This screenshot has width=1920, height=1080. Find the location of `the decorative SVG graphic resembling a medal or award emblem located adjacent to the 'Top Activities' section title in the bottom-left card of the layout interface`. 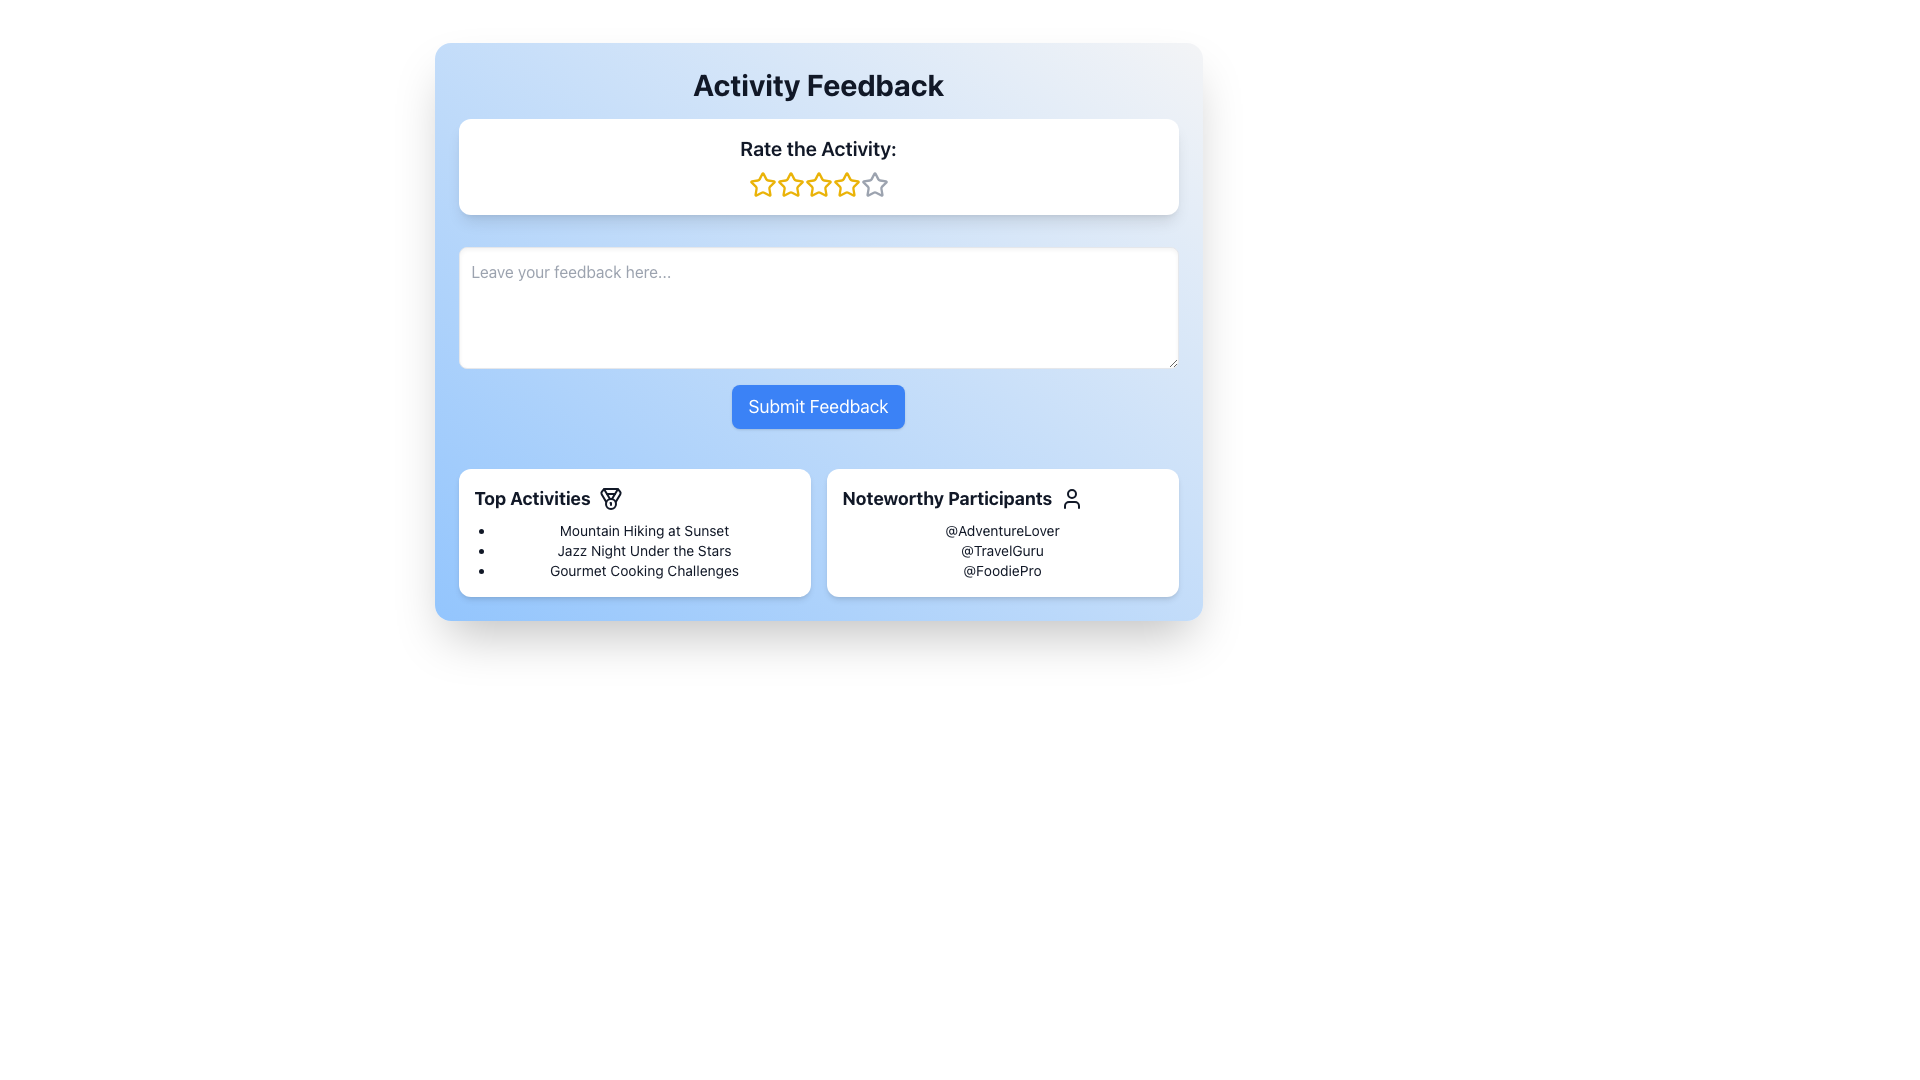

the decorative SVG graphic resembling a medal or award emblem located adjacent to the 'Top Activities' section title in the bottom-left card of the layout interface is located at coordinates (609, 495).